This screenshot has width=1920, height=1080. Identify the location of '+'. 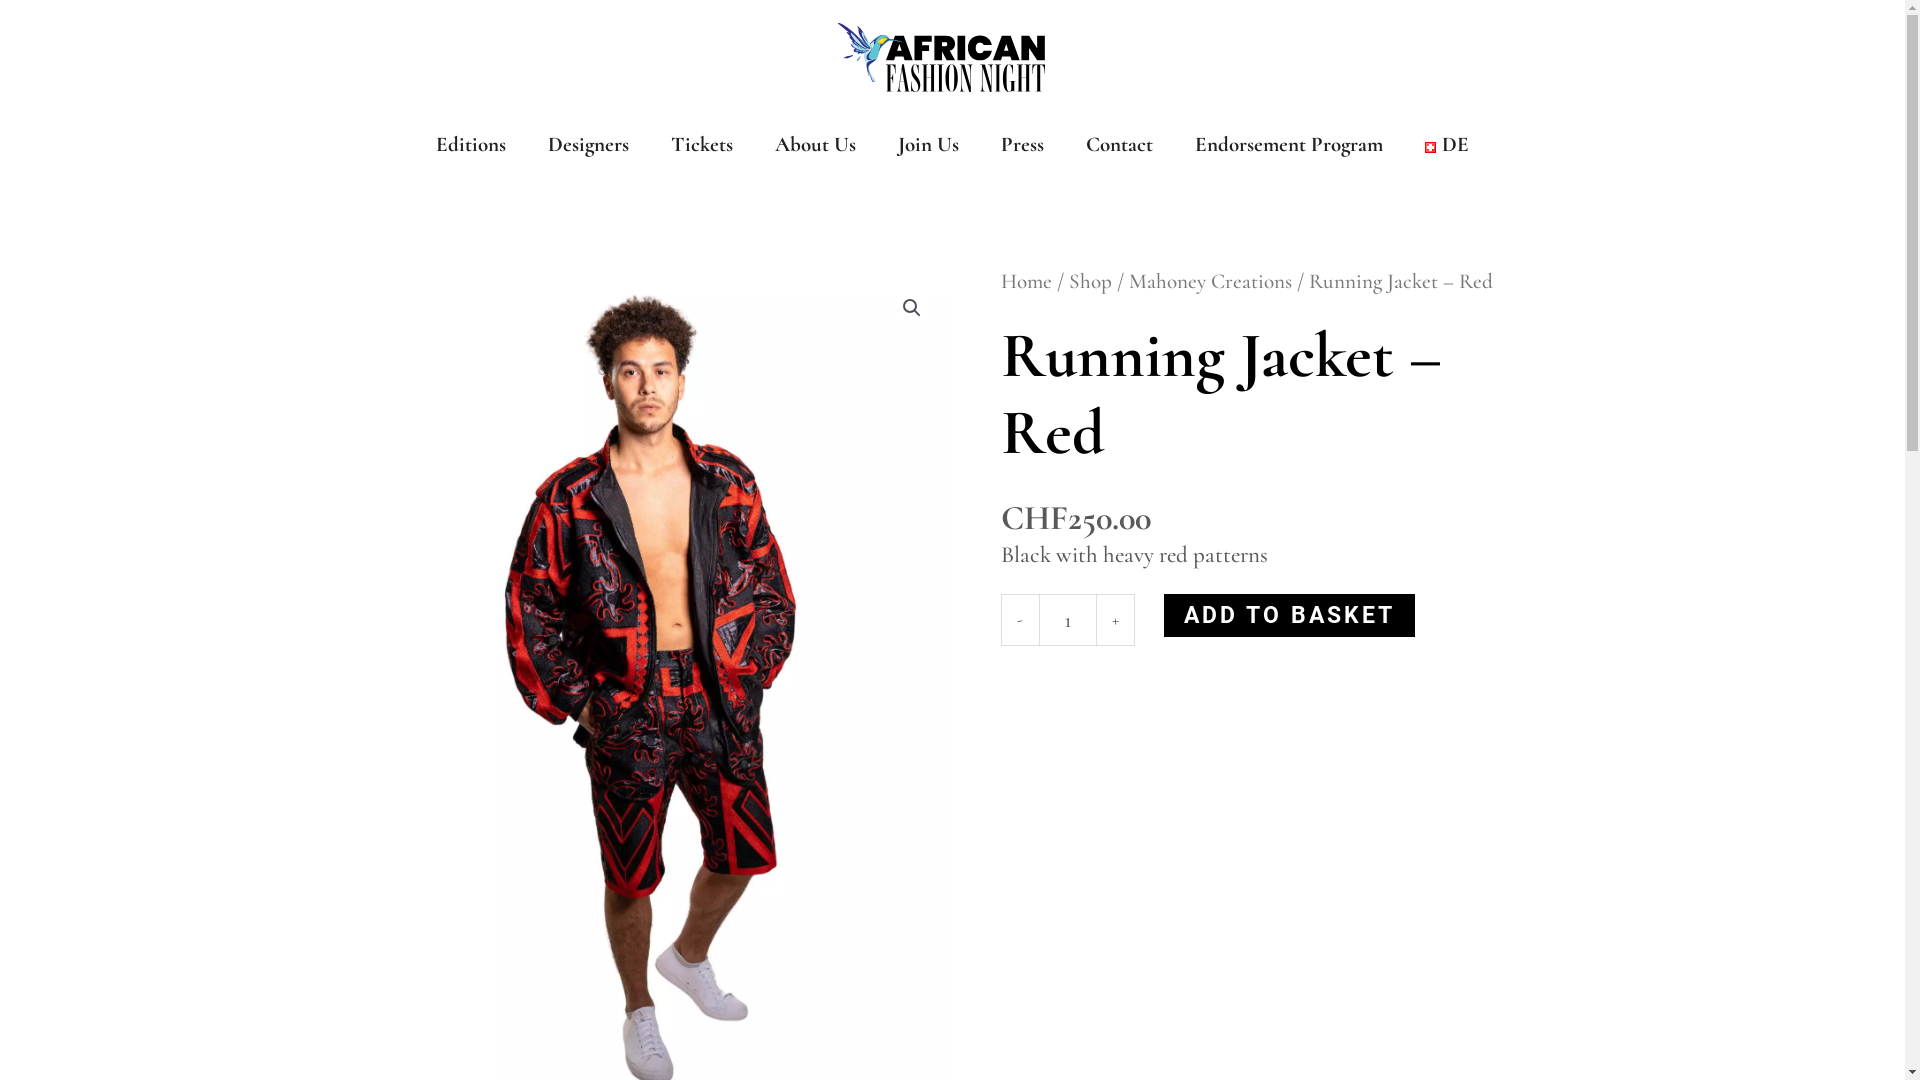
(1113, 619).